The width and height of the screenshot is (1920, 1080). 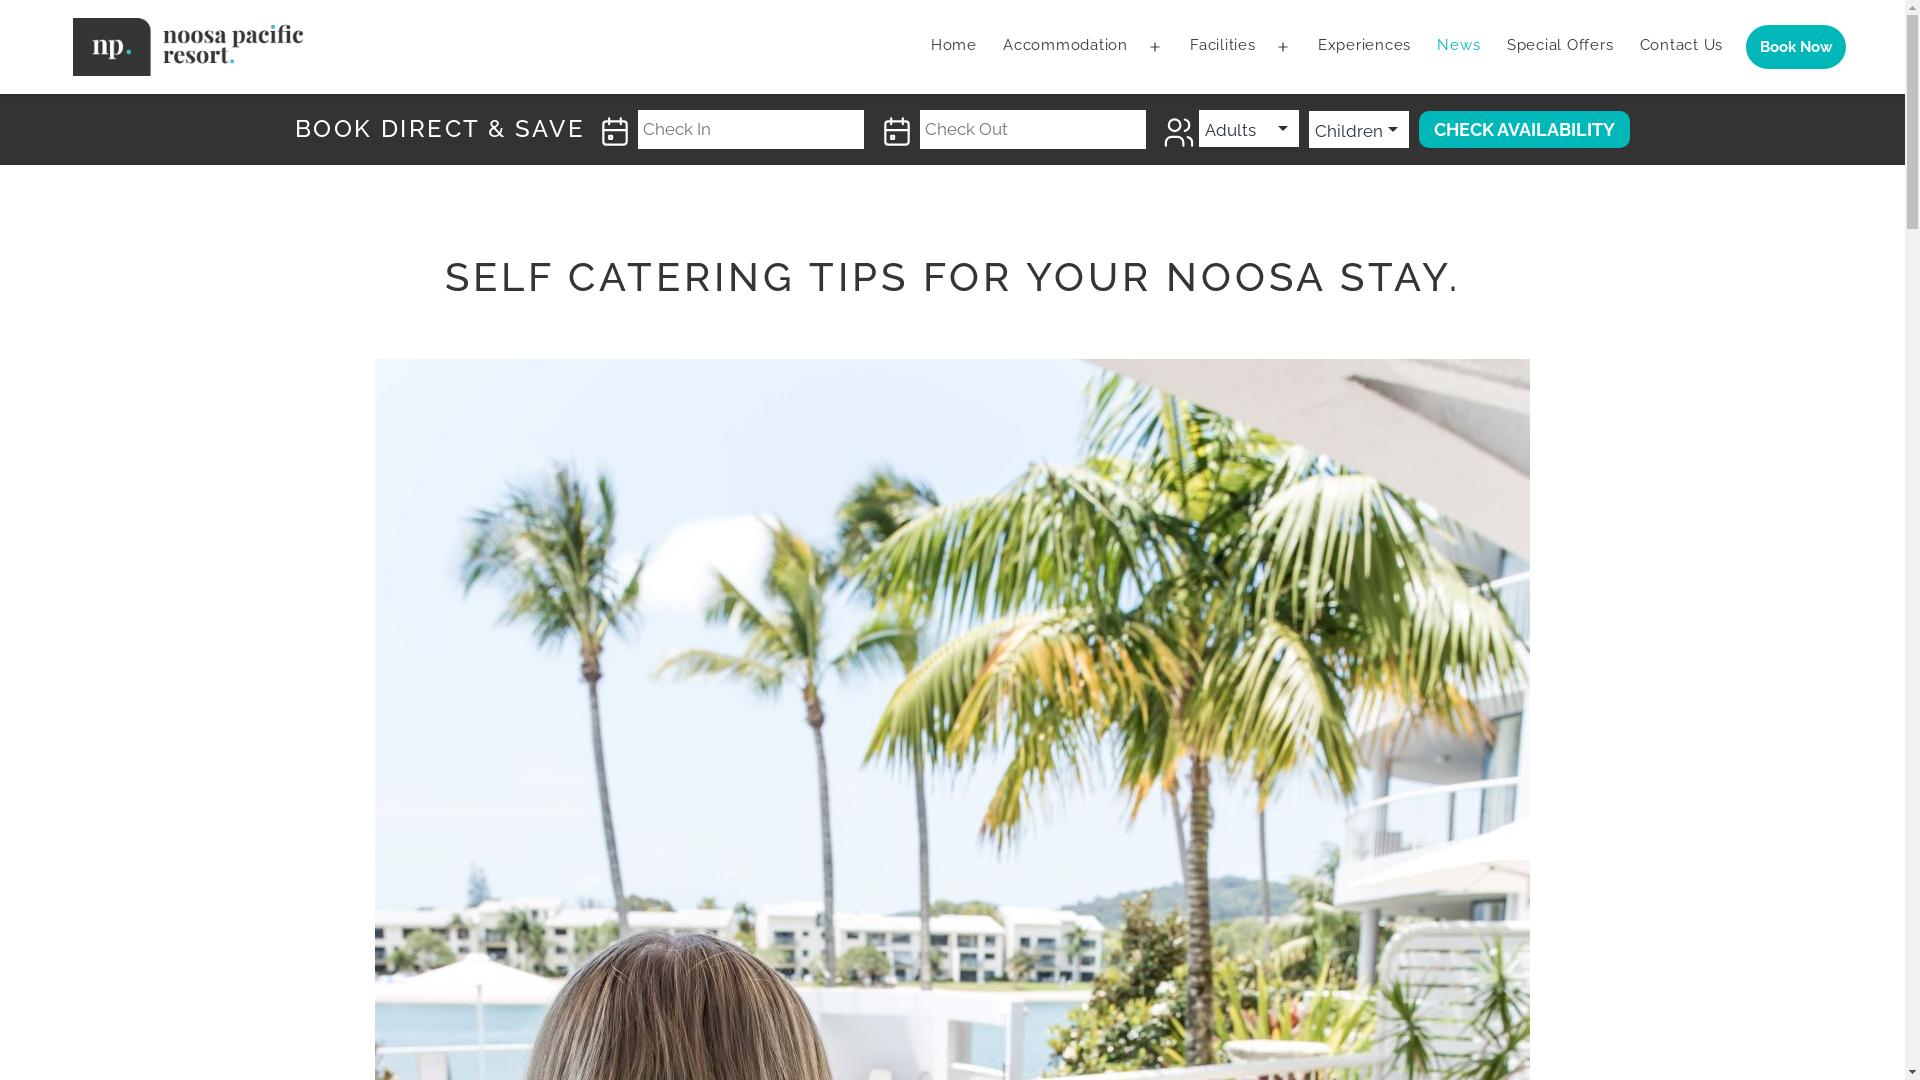 What do you see at coordinates (1458, 46) in the screenshot?
I see `'News'` at bounding box center [1458, 46].